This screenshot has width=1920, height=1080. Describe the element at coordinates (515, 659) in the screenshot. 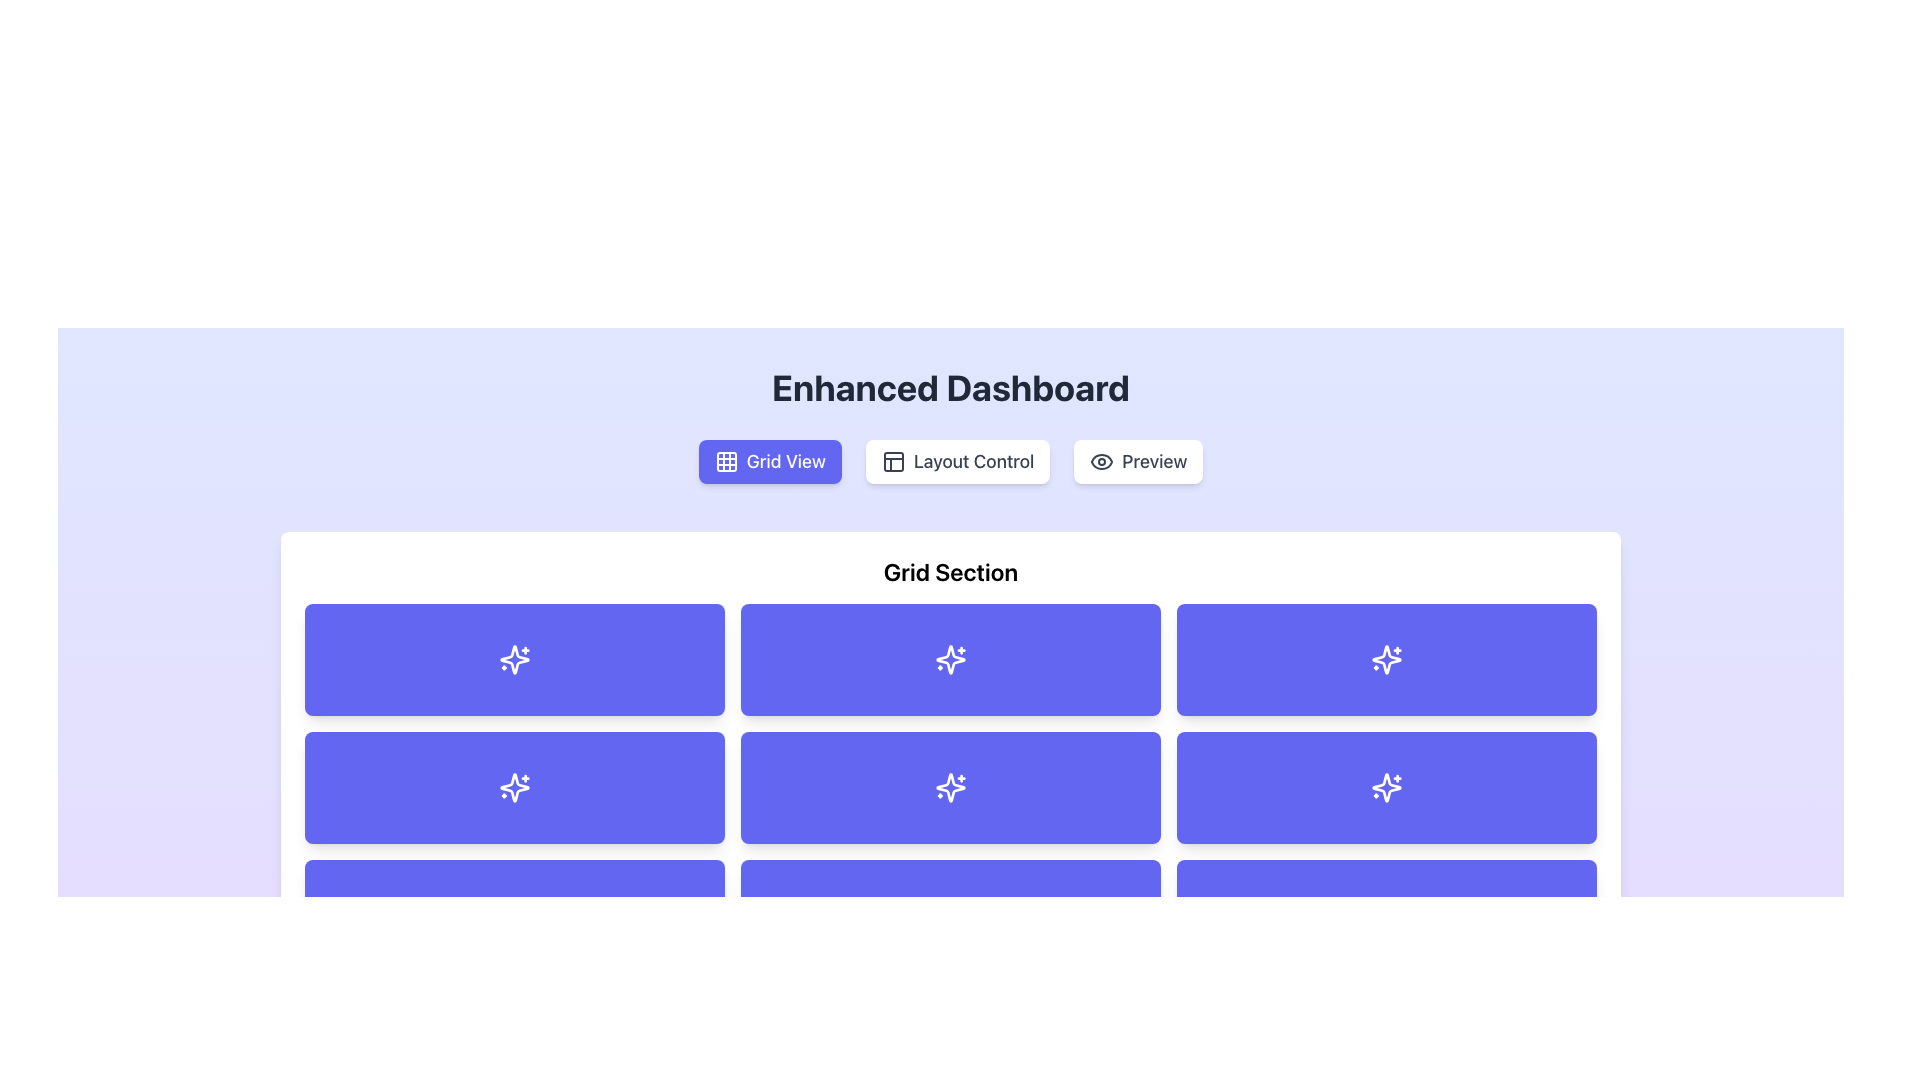

I see `the star-like icon with a sparkles motif located at the center of the first card in the top row of the grid section with a purple background` at that location.